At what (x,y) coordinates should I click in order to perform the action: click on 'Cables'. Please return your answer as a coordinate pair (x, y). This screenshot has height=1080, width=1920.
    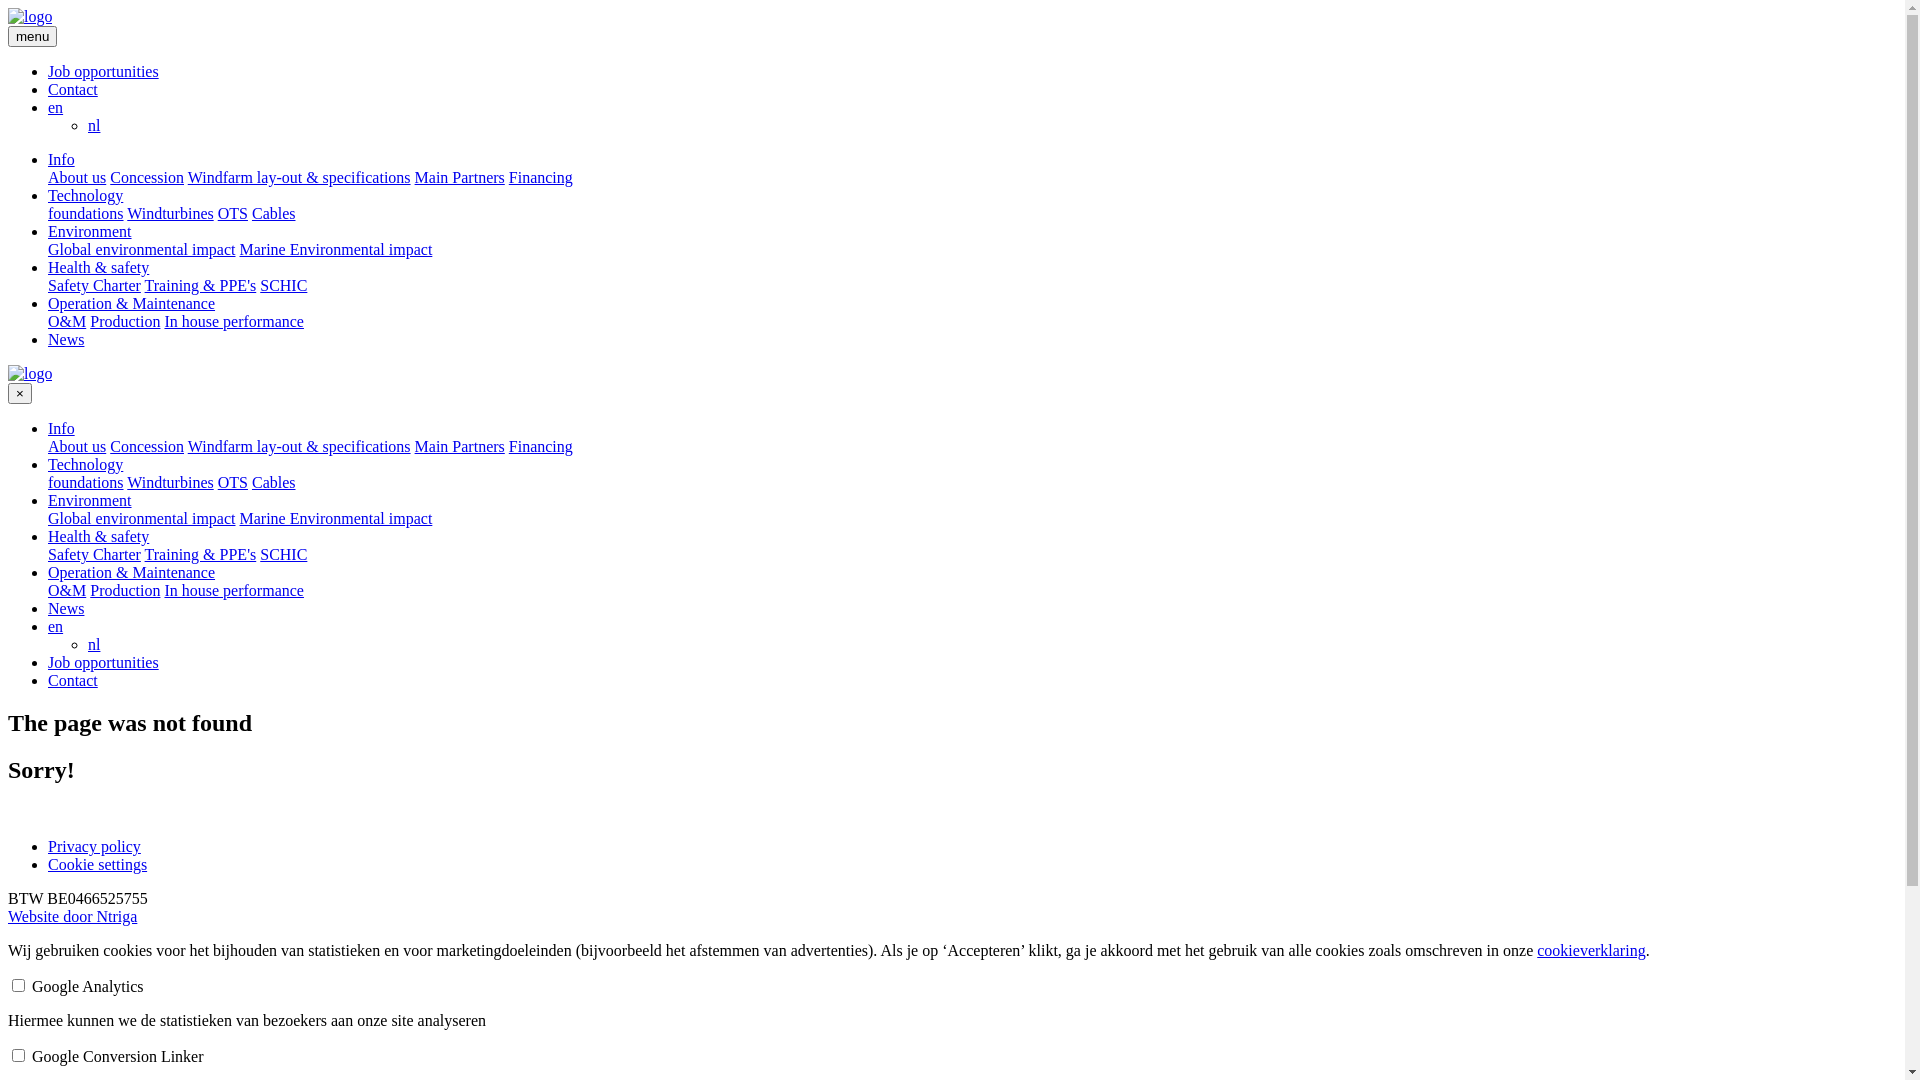
    Looking at the image, I should click on (272, 213).